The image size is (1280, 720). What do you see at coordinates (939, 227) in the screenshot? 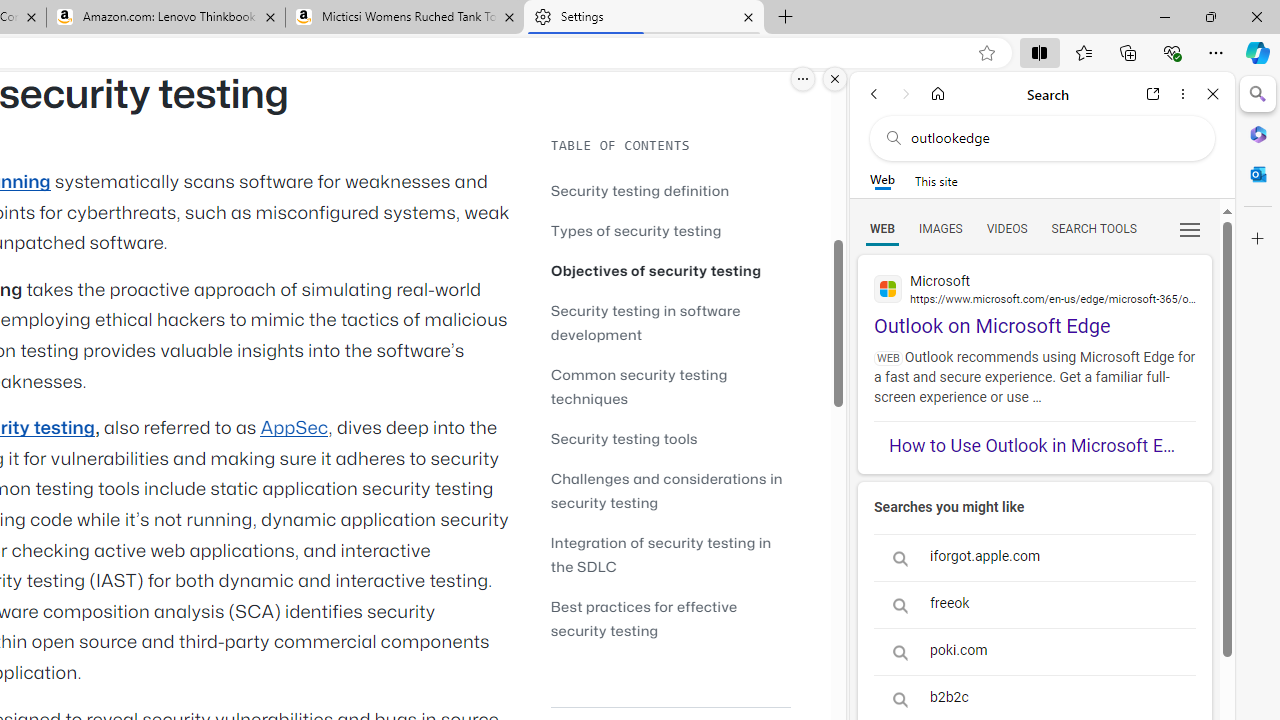
I see `'IMAGES'` at bounding box center [939, 227].